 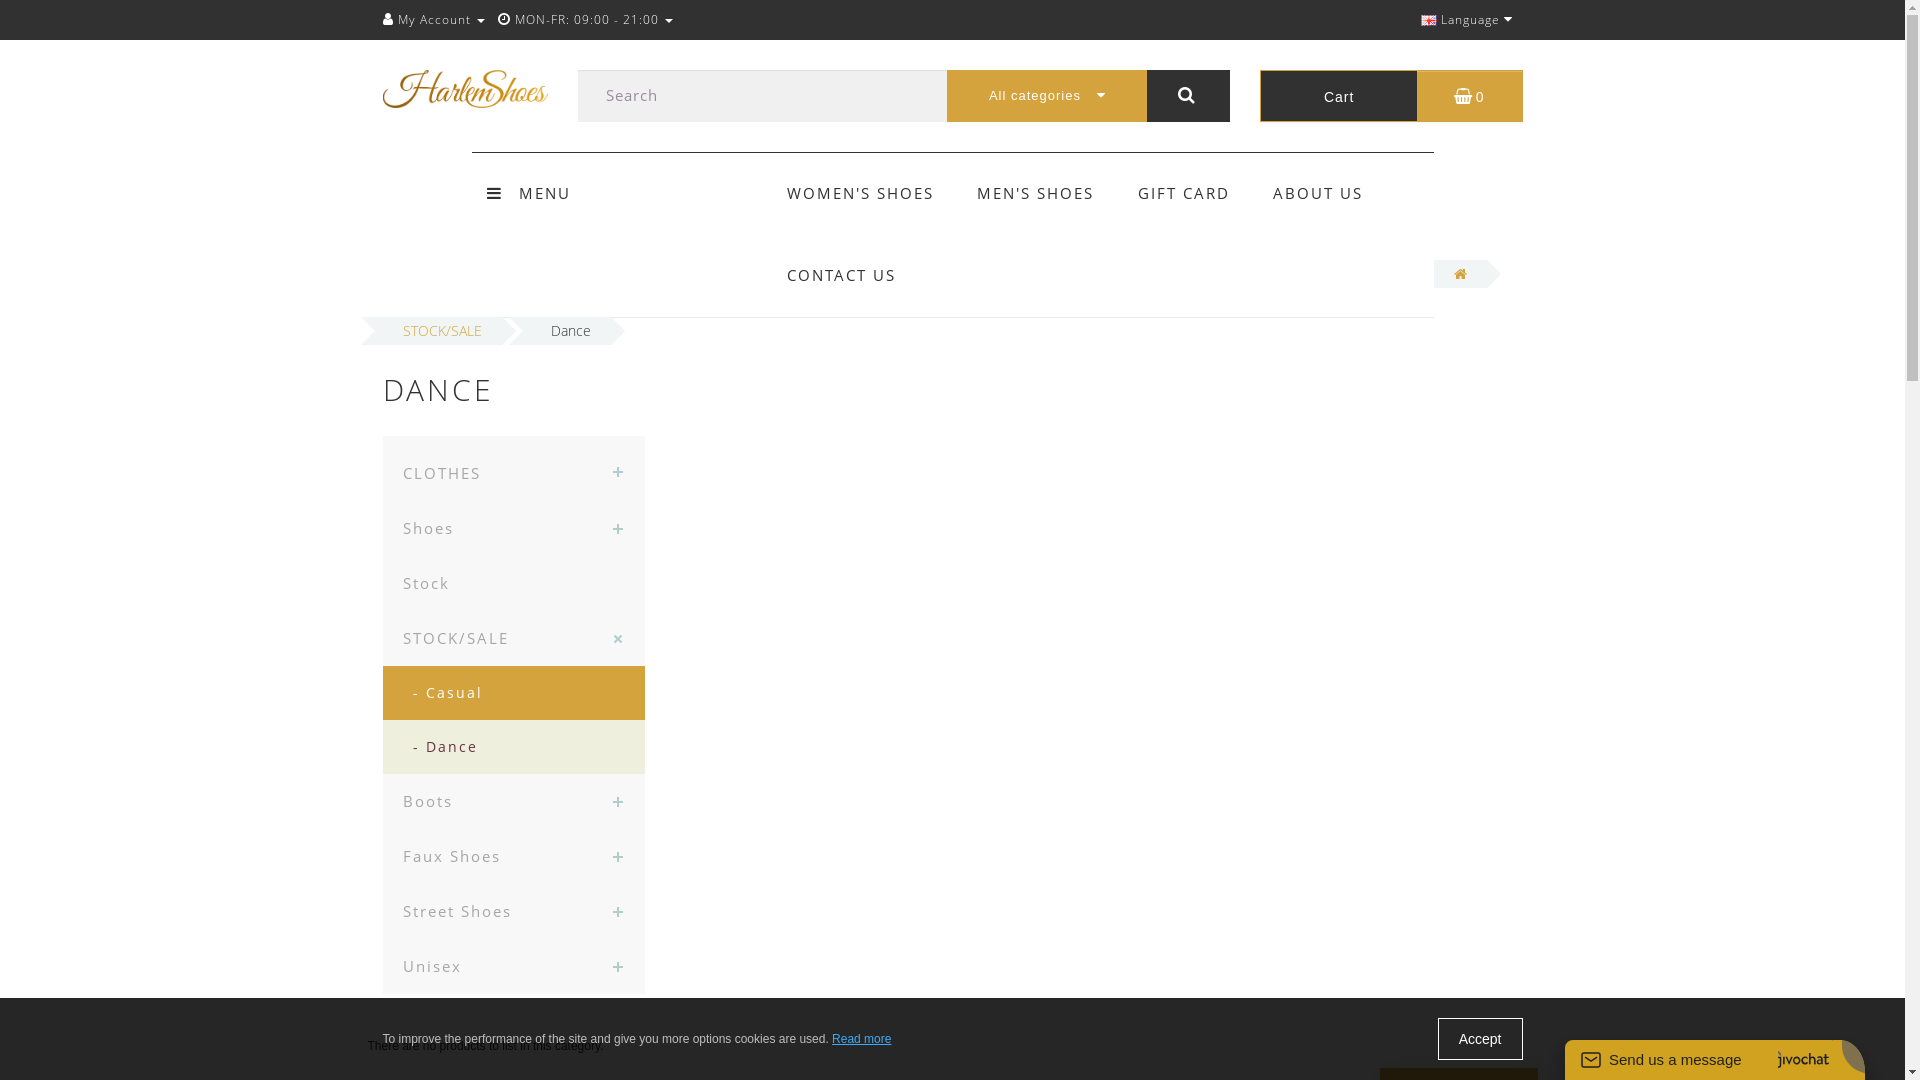 What do you see at coordinates (1318, 192) in the screenshot?
I see `'ABOUT US'` at bounding box center [1318, 192].